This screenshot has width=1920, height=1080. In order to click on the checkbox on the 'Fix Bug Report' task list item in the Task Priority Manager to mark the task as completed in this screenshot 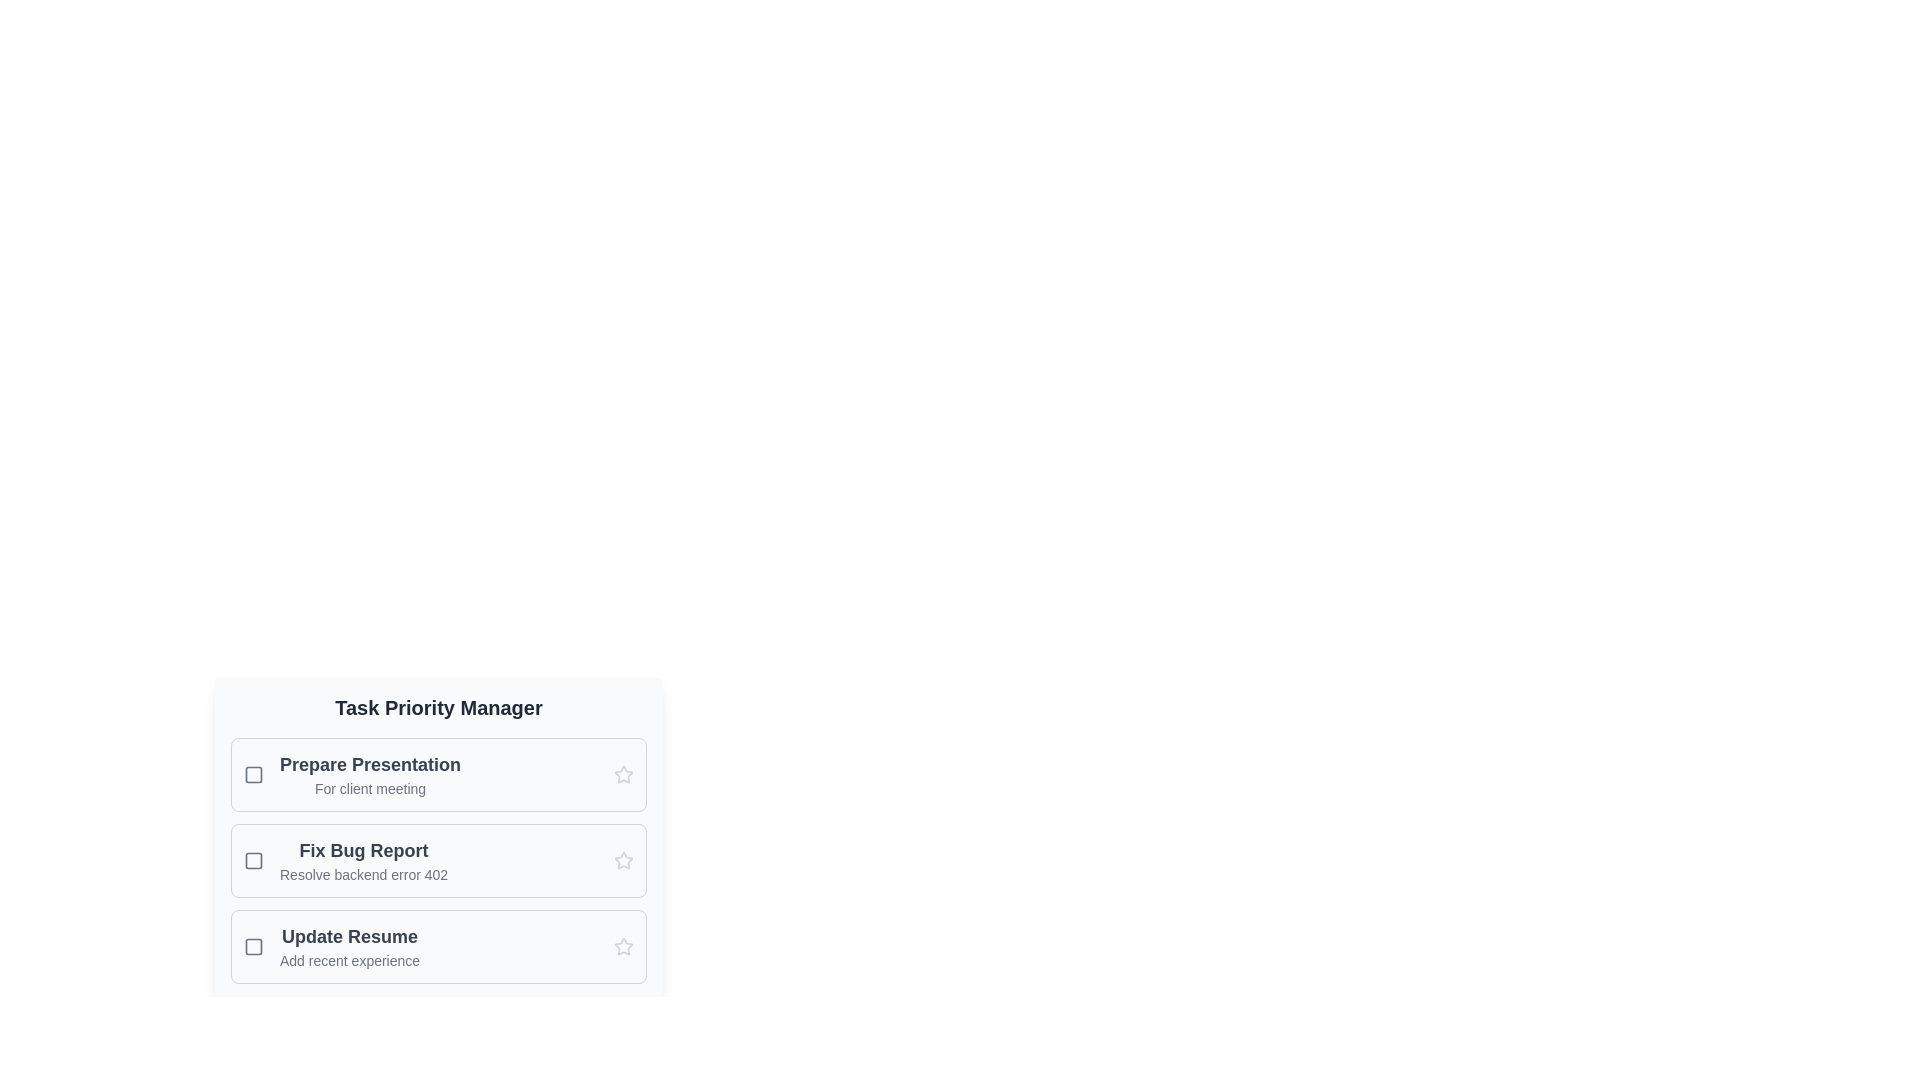, I will do `click(437, 859)`.